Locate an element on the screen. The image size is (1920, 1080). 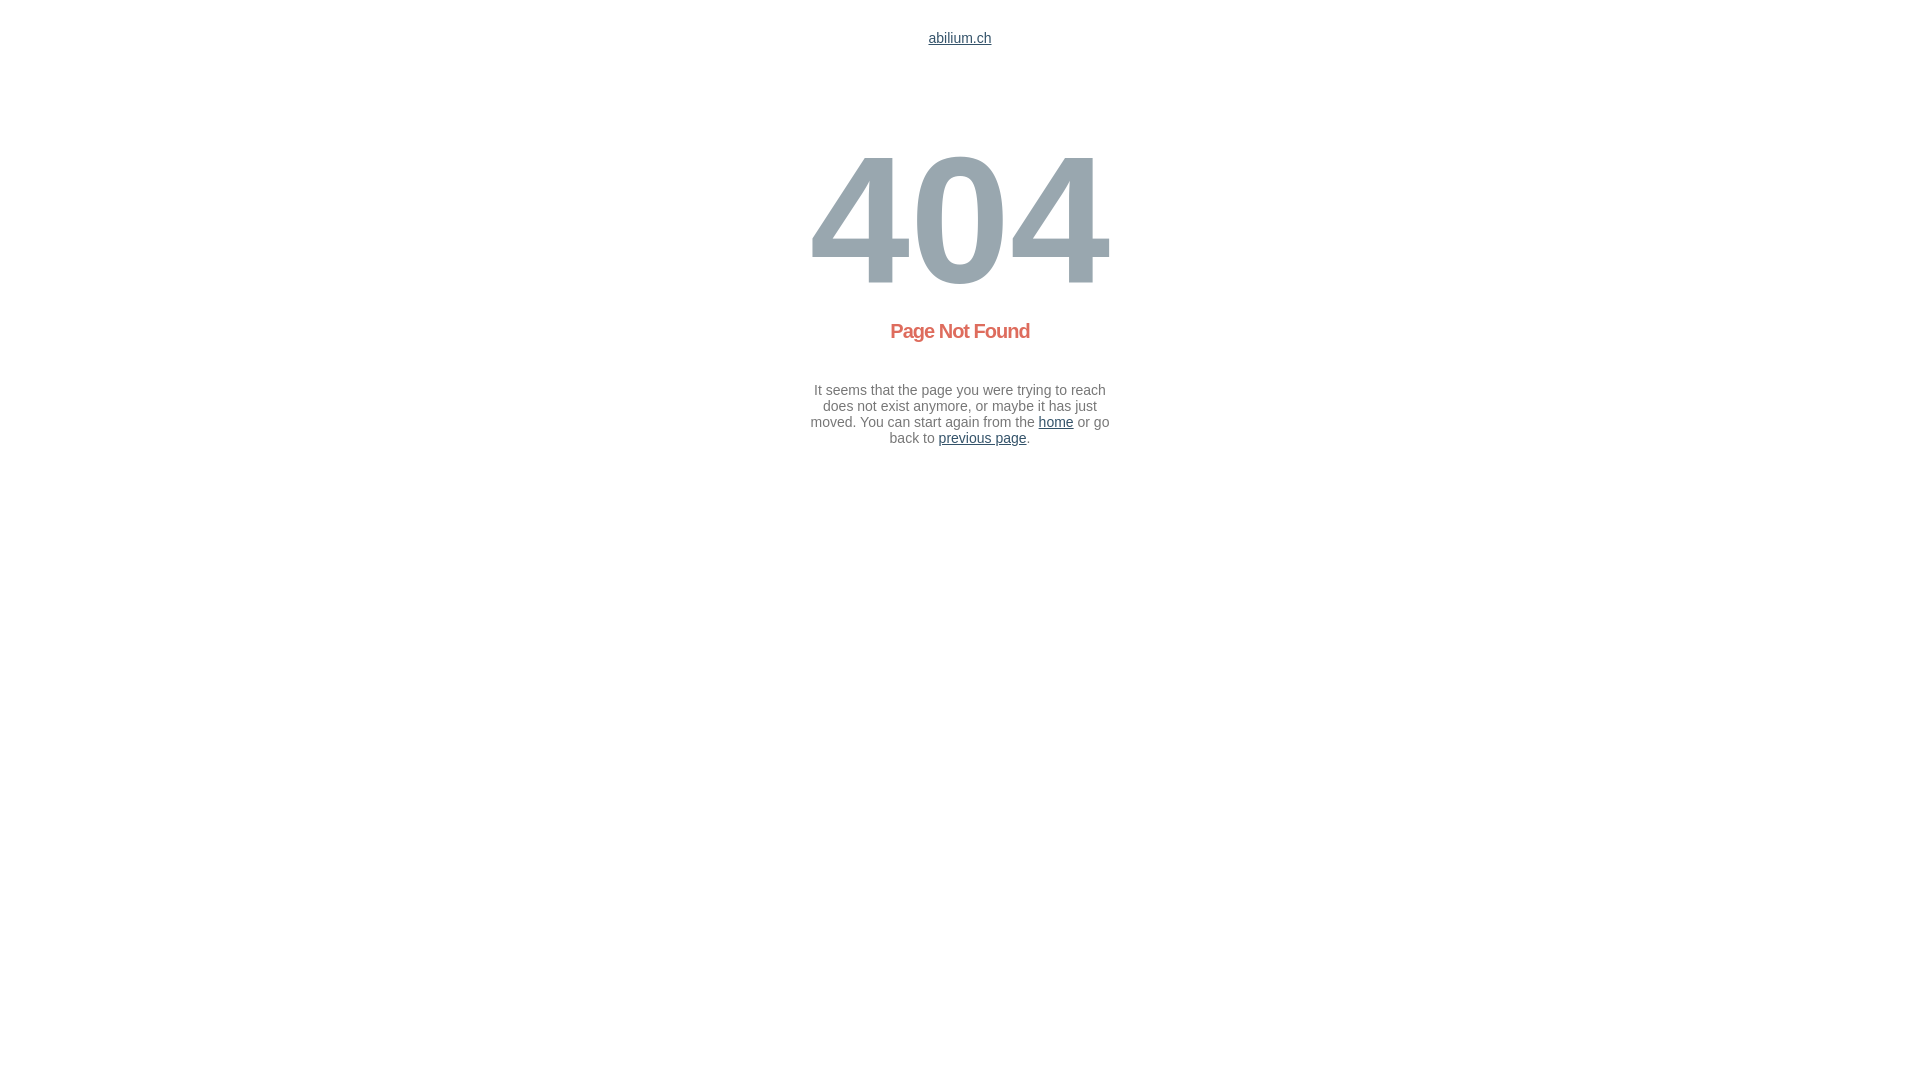
'previous page' is located at coordinates (983, 437).